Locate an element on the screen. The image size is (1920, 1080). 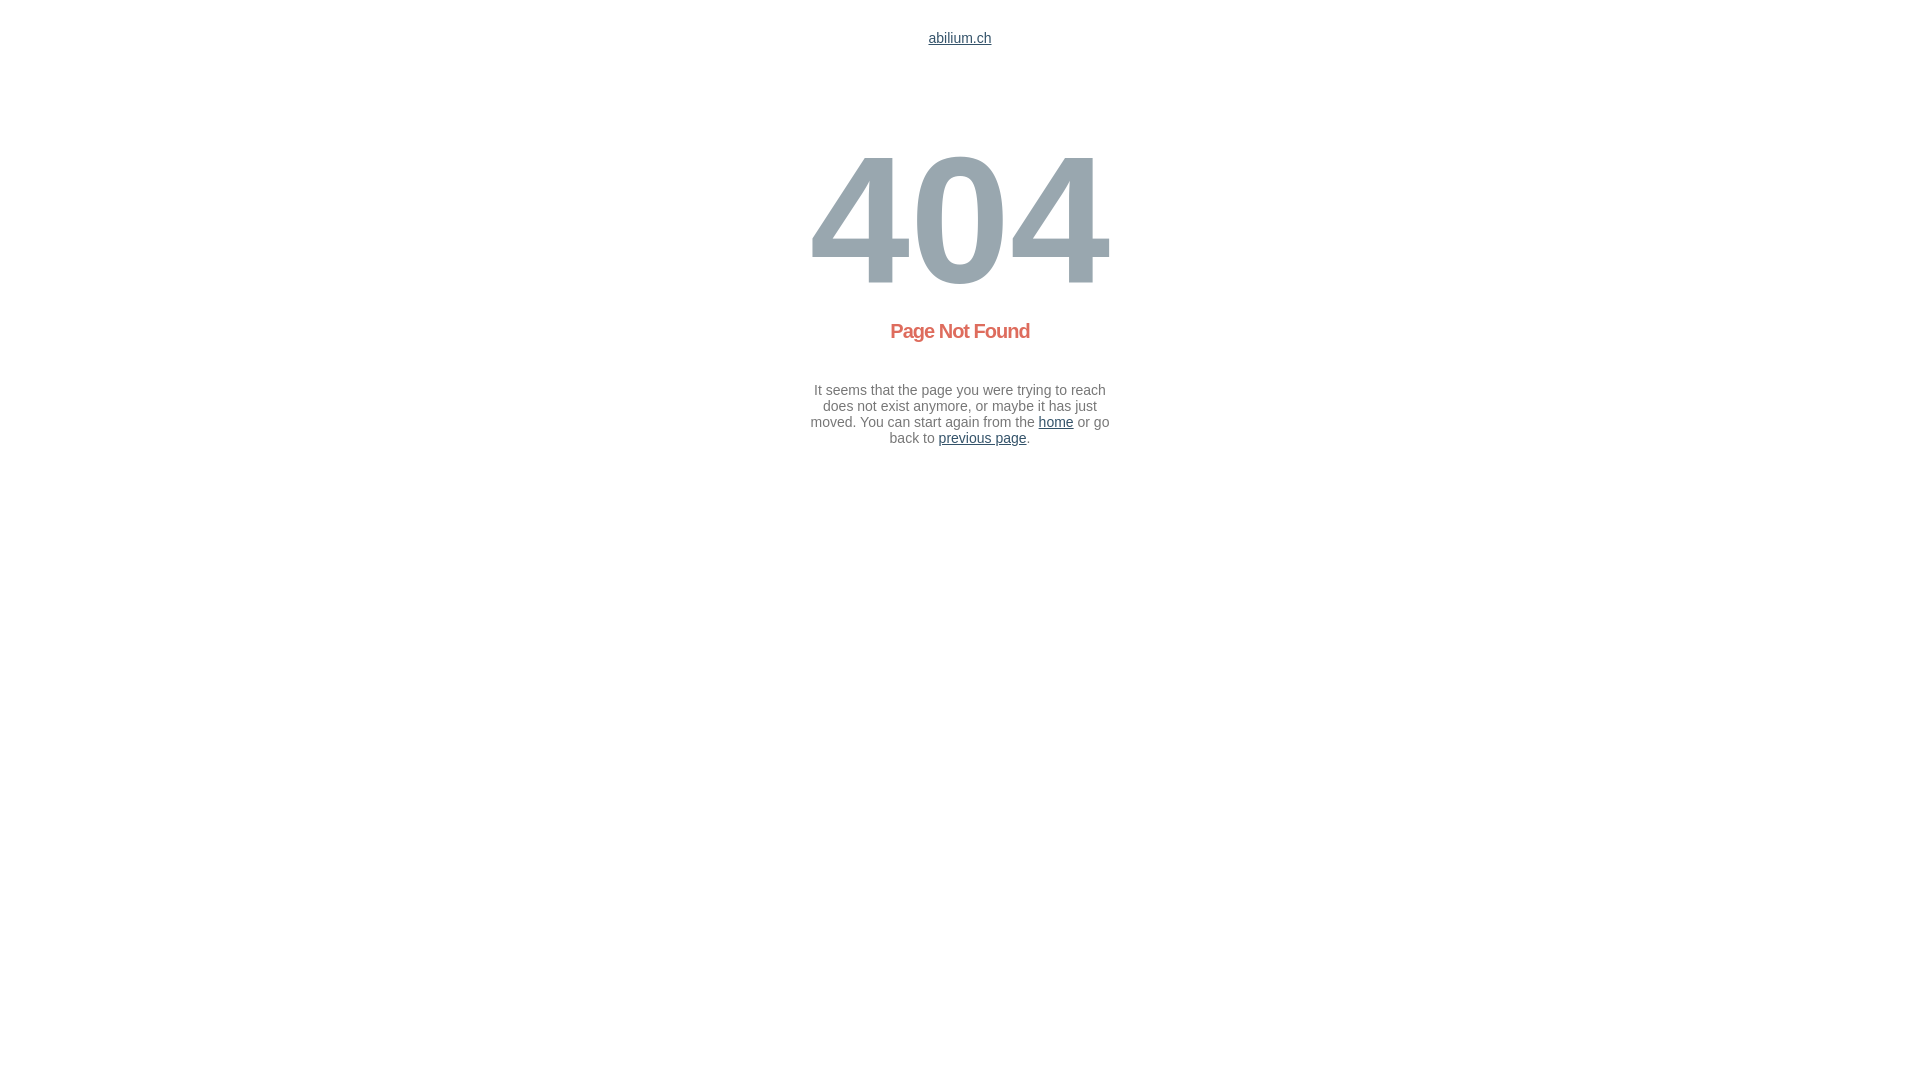
'previous page' is located at coordinates (983, 437).